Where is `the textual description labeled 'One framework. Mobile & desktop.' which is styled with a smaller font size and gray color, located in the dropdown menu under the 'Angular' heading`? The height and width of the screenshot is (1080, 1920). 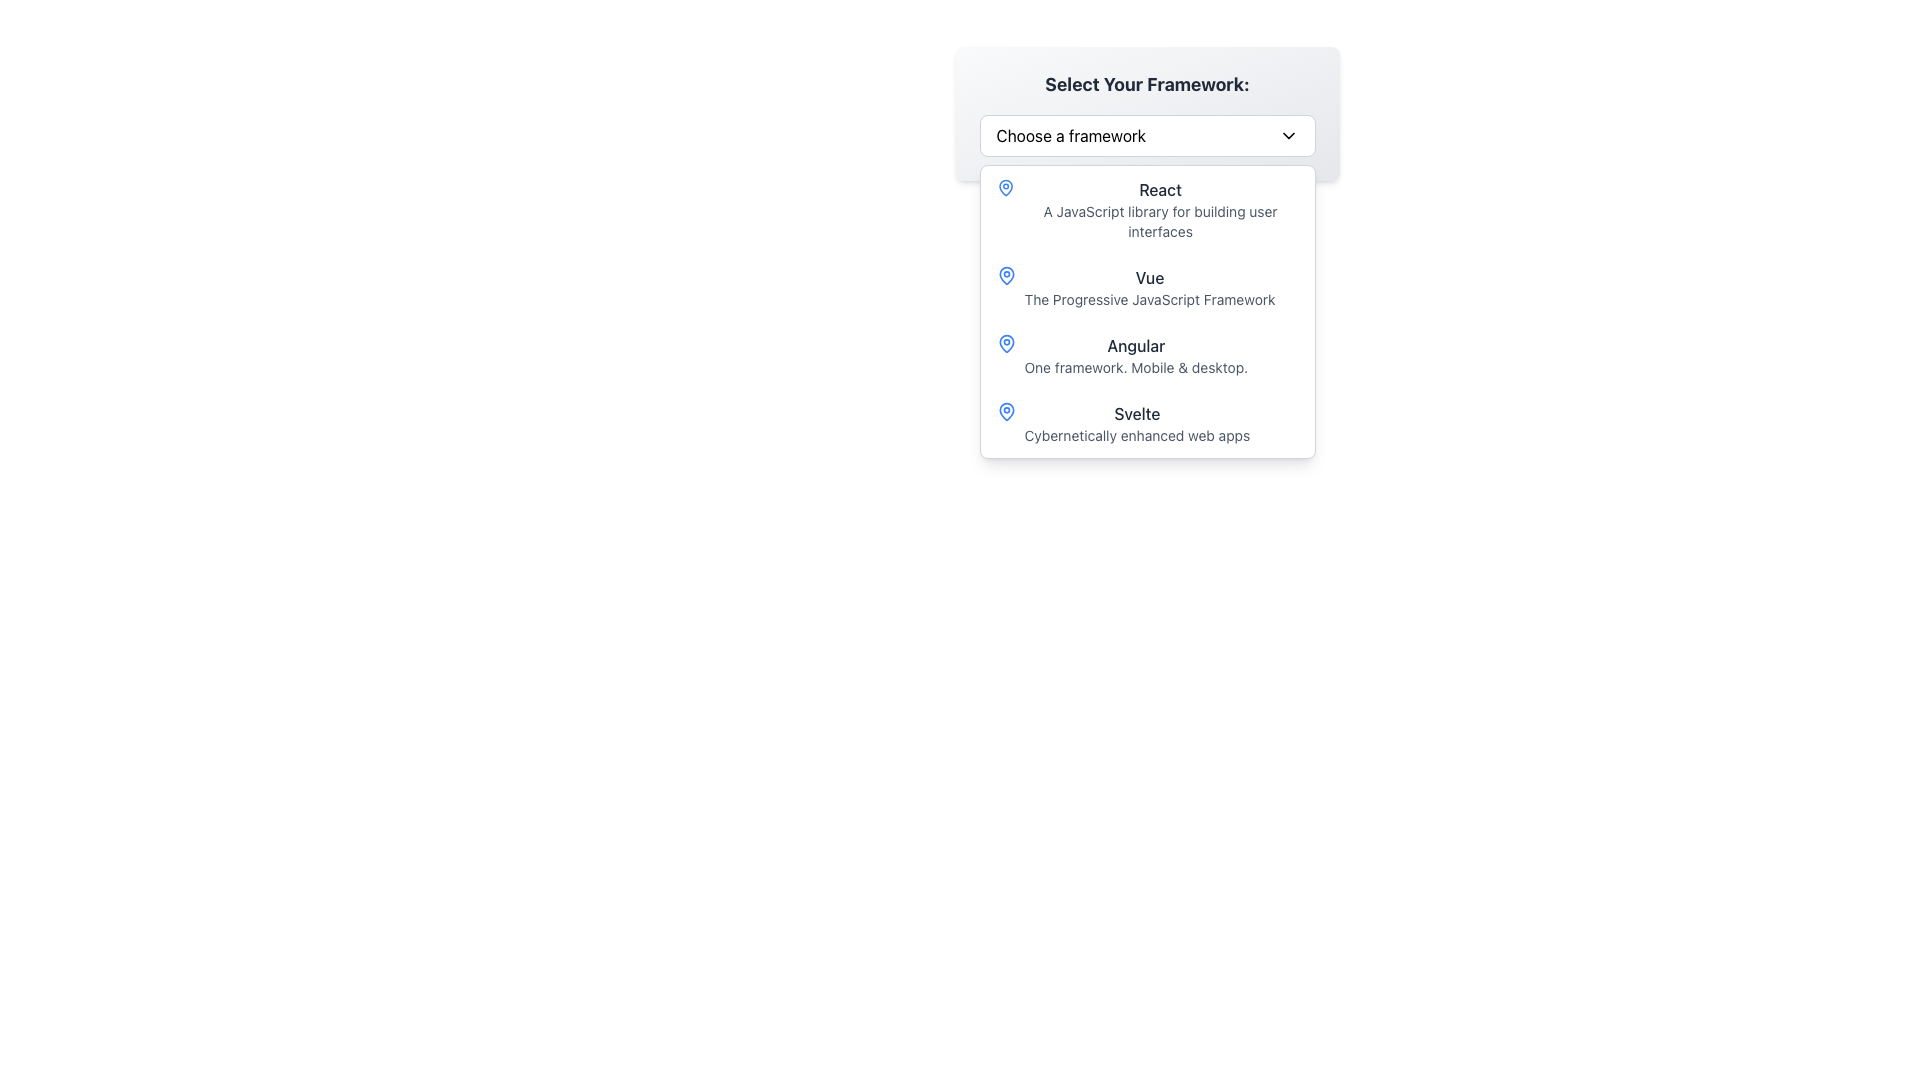
the textual description labeled 'One framework. Mobile & desktop.' which is styled with a smaller font size and gray color, located in the dropdown menu under the 'Angular' heading is located at coordinates (1136, 367).